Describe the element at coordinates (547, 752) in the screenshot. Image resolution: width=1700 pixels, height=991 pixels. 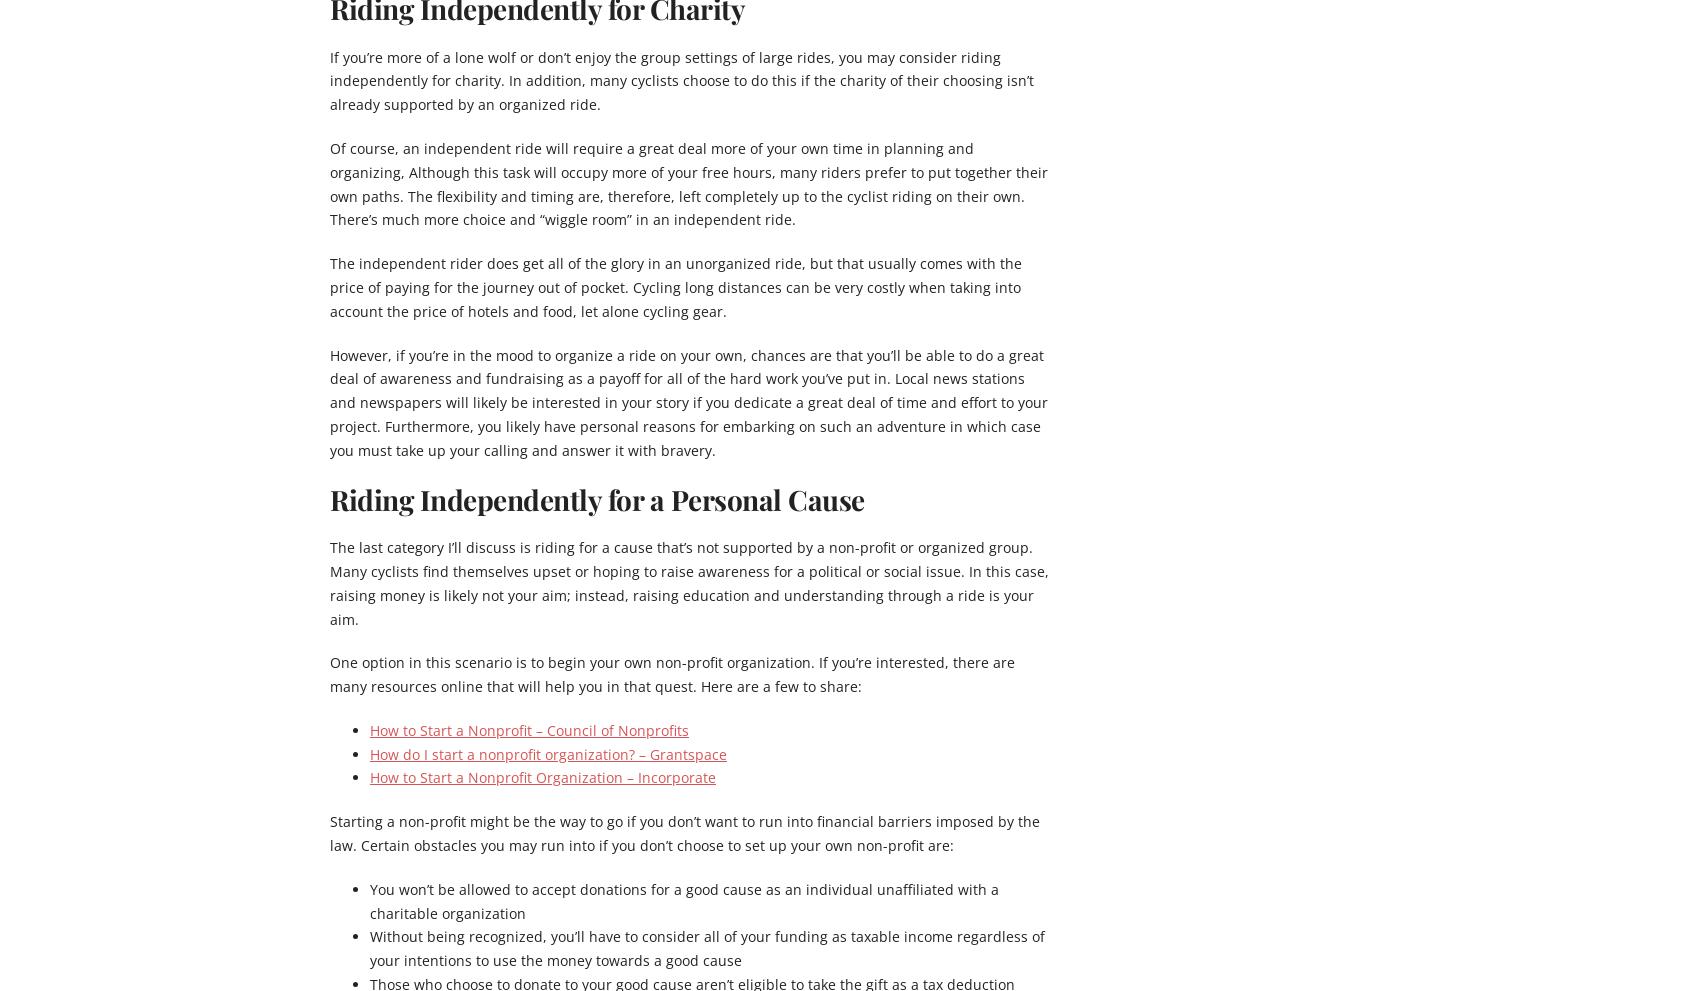
I see `'How do I start a nonprofit organization? – Grantspace'` at that location.